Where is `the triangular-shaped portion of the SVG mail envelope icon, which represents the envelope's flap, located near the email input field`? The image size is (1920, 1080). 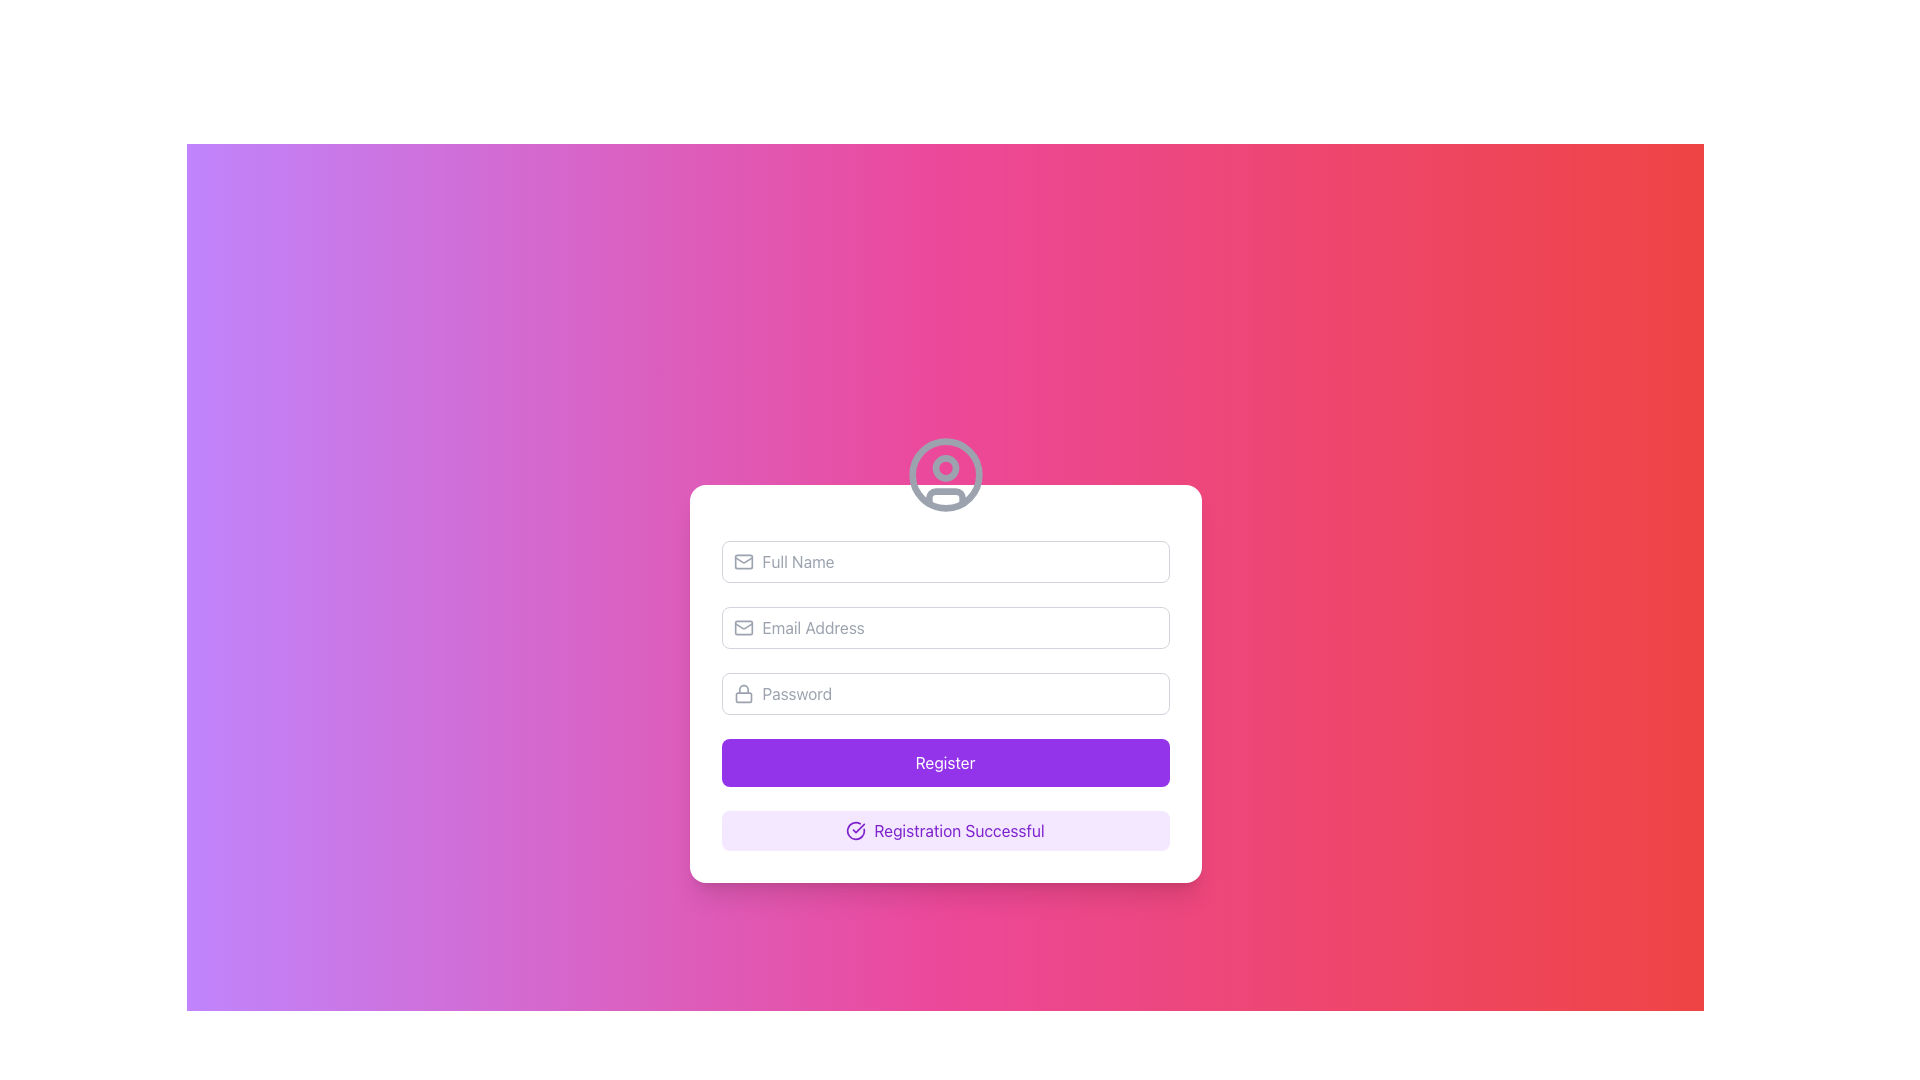 the triangular-shaped portion of the SVG mail envelope icon, which represents the envelope's flap, located near the email input field is located at coordinates (742, 625).